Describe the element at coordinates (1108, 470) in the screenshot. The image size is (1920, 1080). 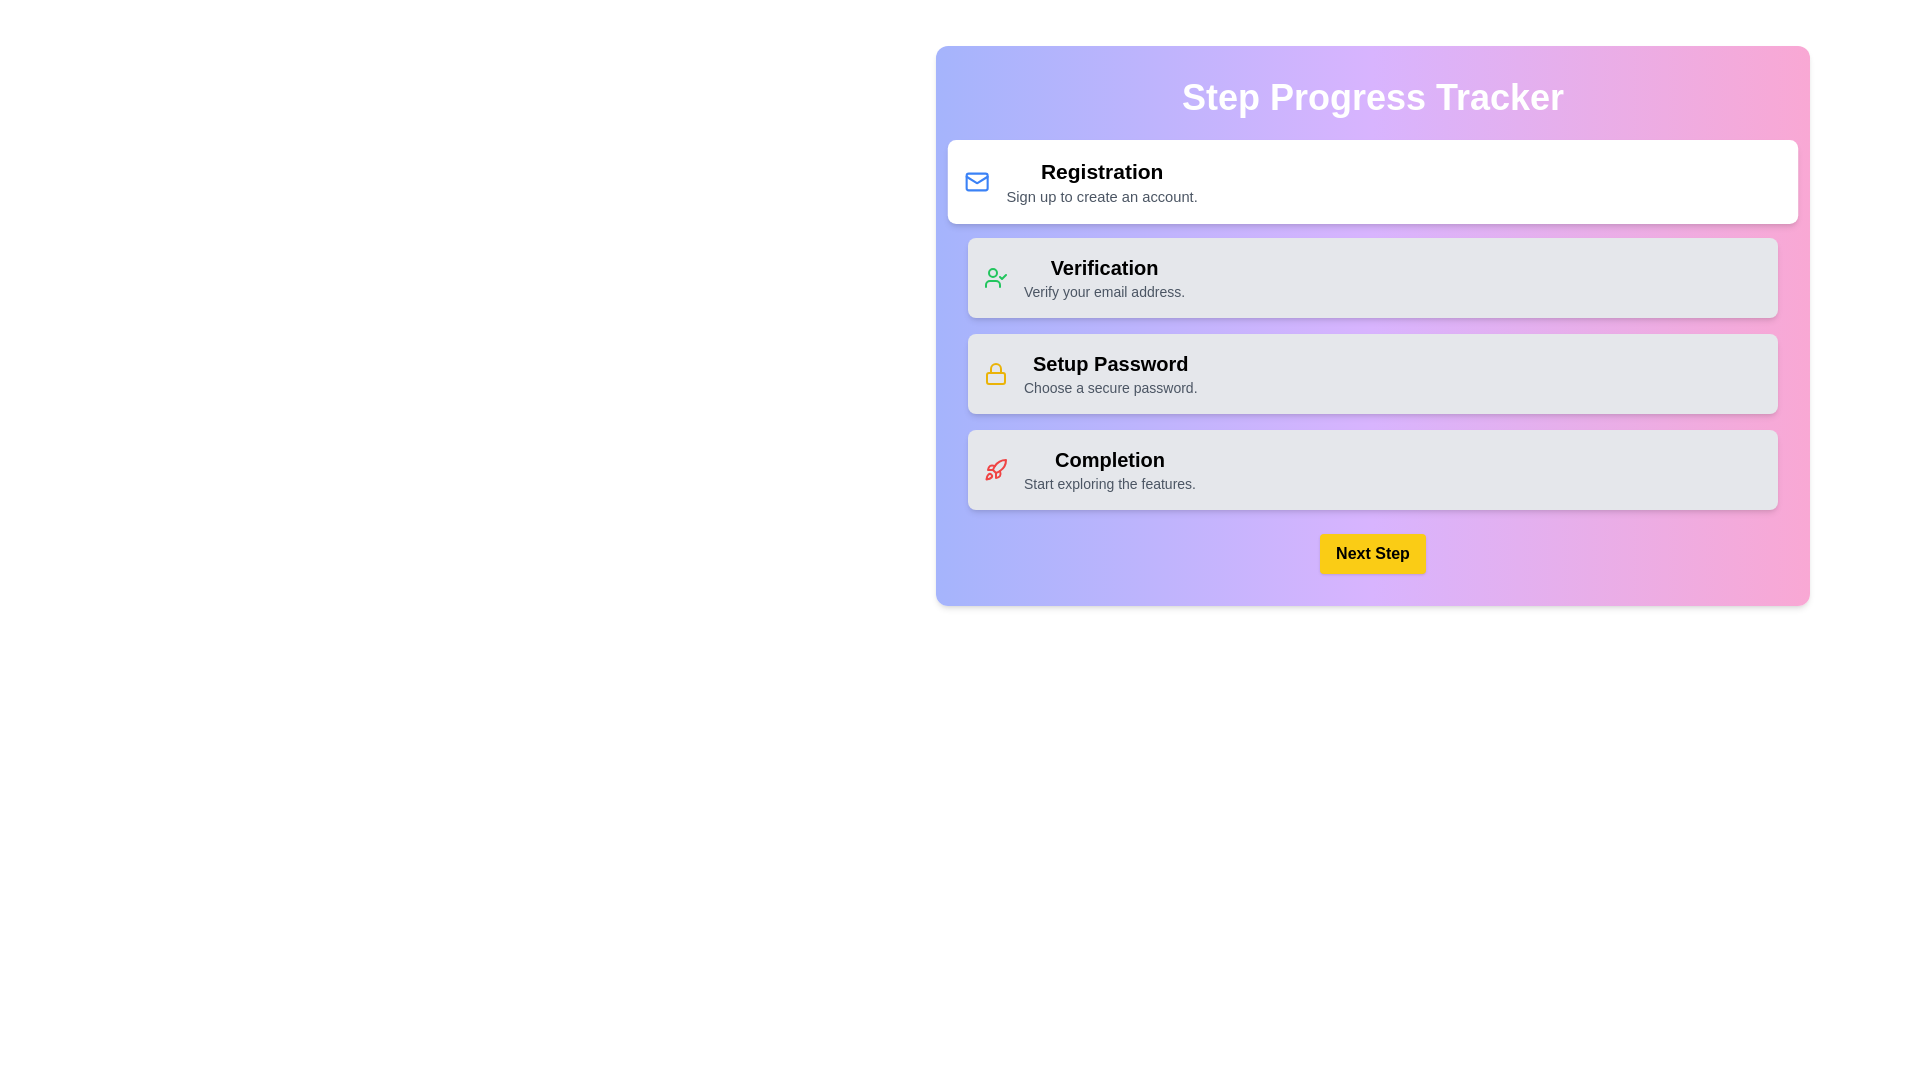
I see `the text block titled 'Completion' with subtitle 'Start exploring the features.' located at the bottom of the 'Step Progress Tracker' interface` at that location.